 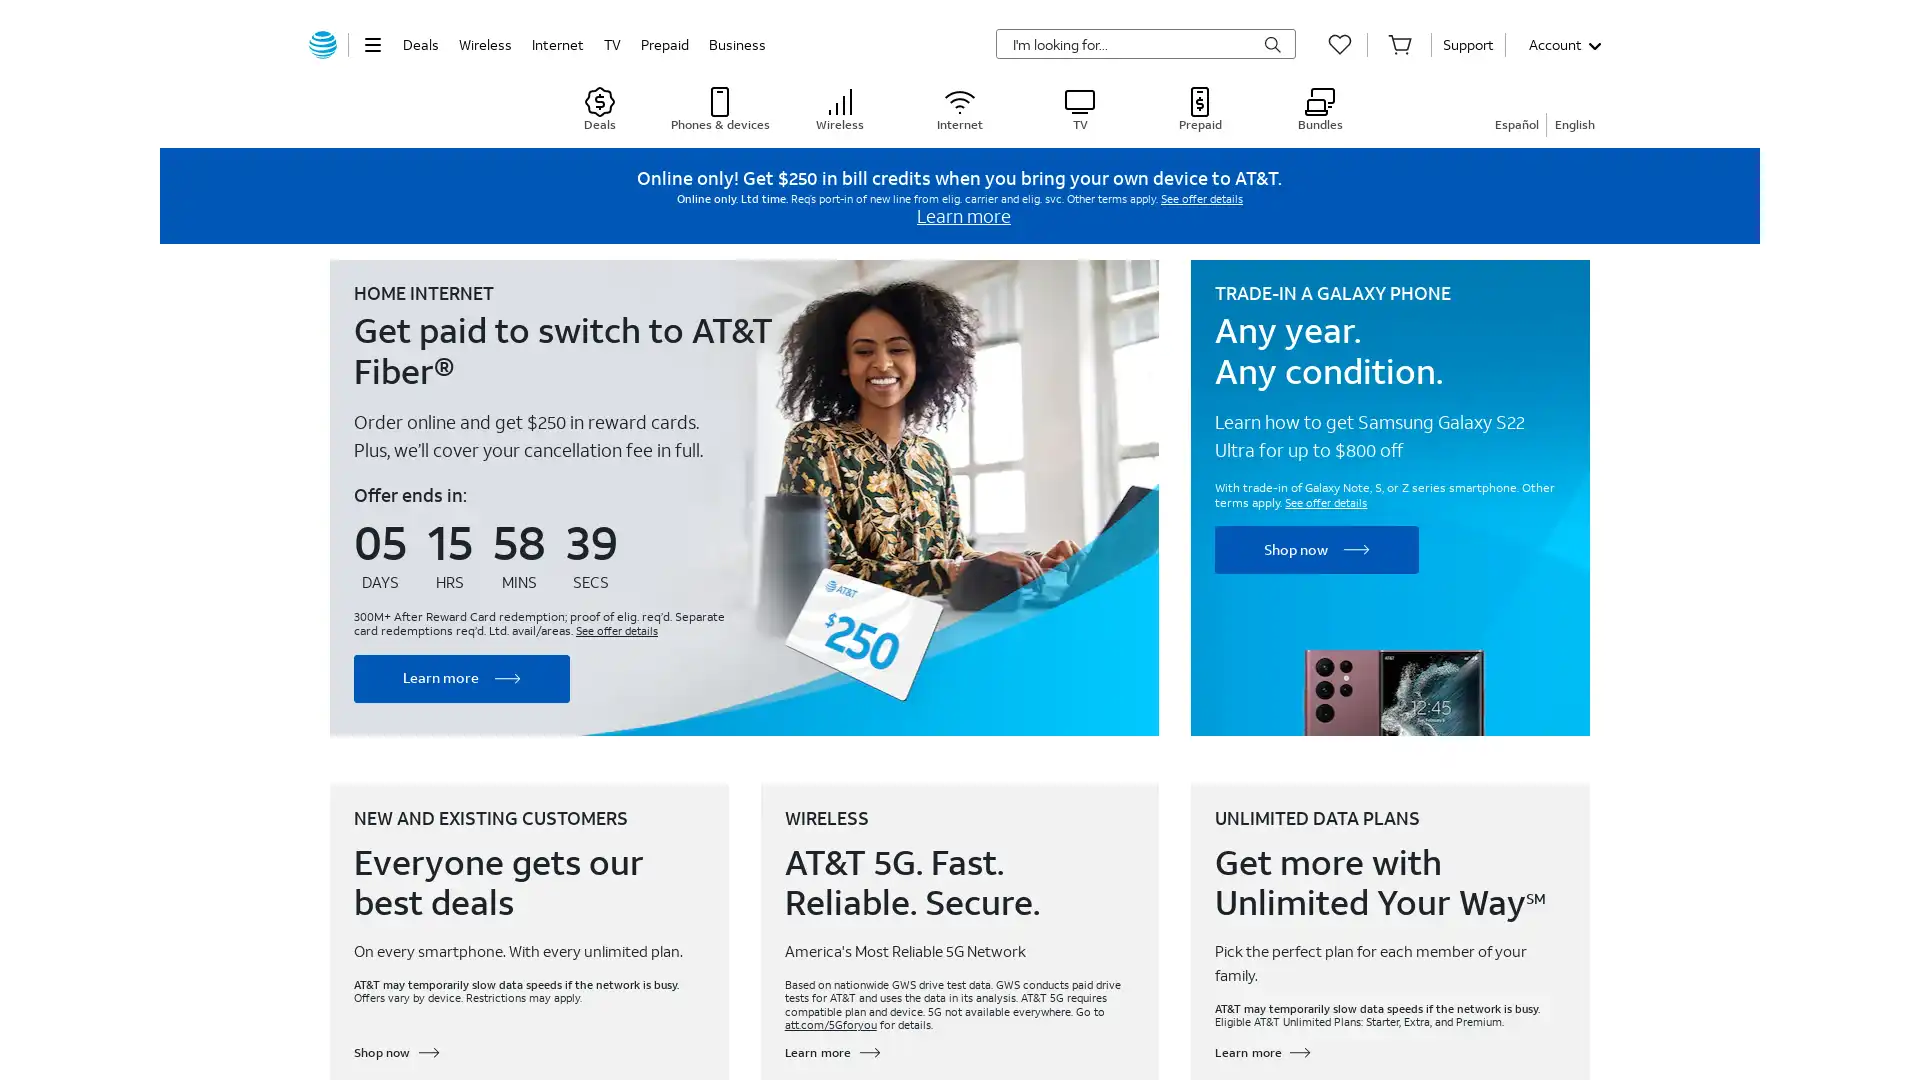 What do you see at coordinates (1271, 45) in the screenshot?
I see `Search` at bounding box center [1271, 45].